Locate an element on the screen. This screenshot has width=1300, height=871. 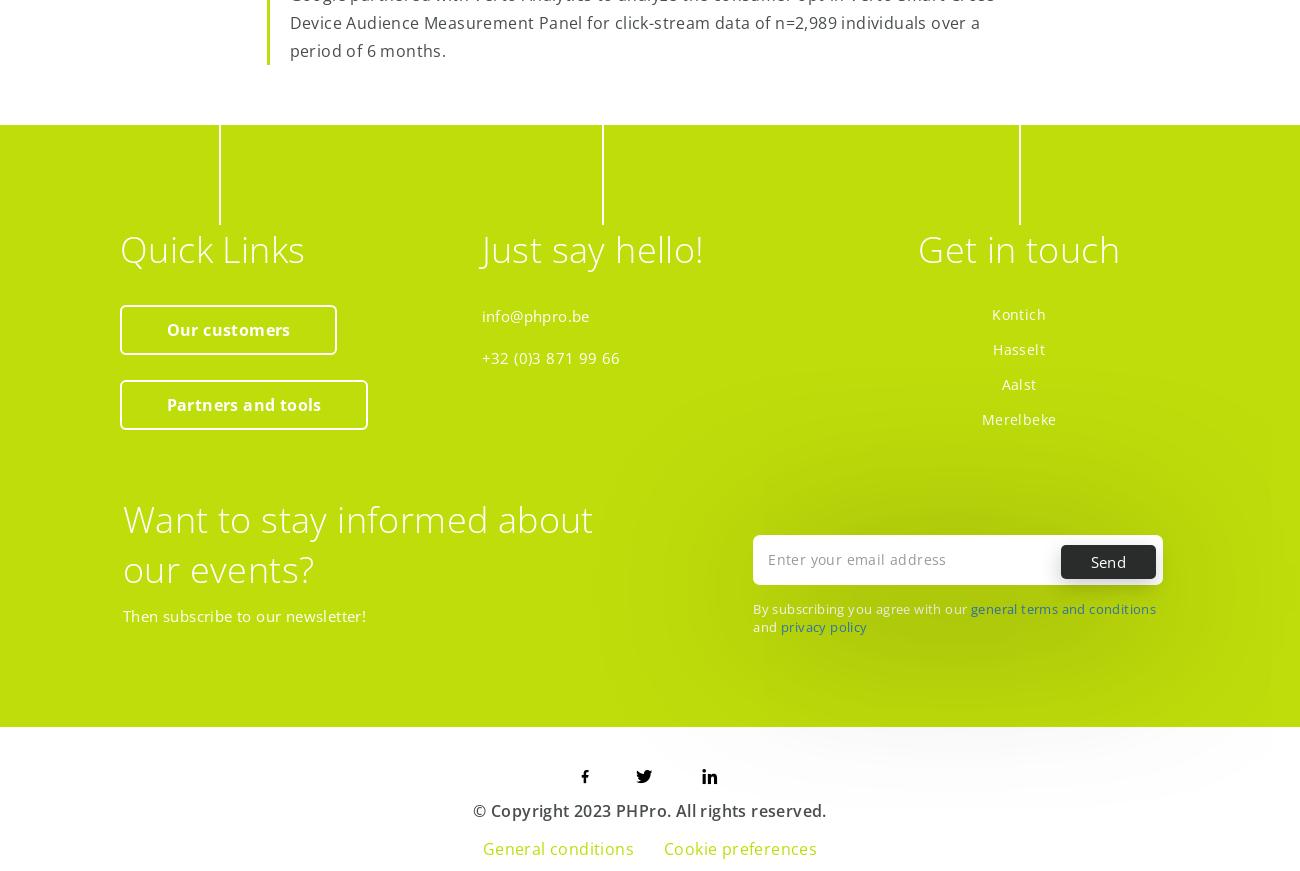
'Just say hello!' is located at coordinates (591, 248).